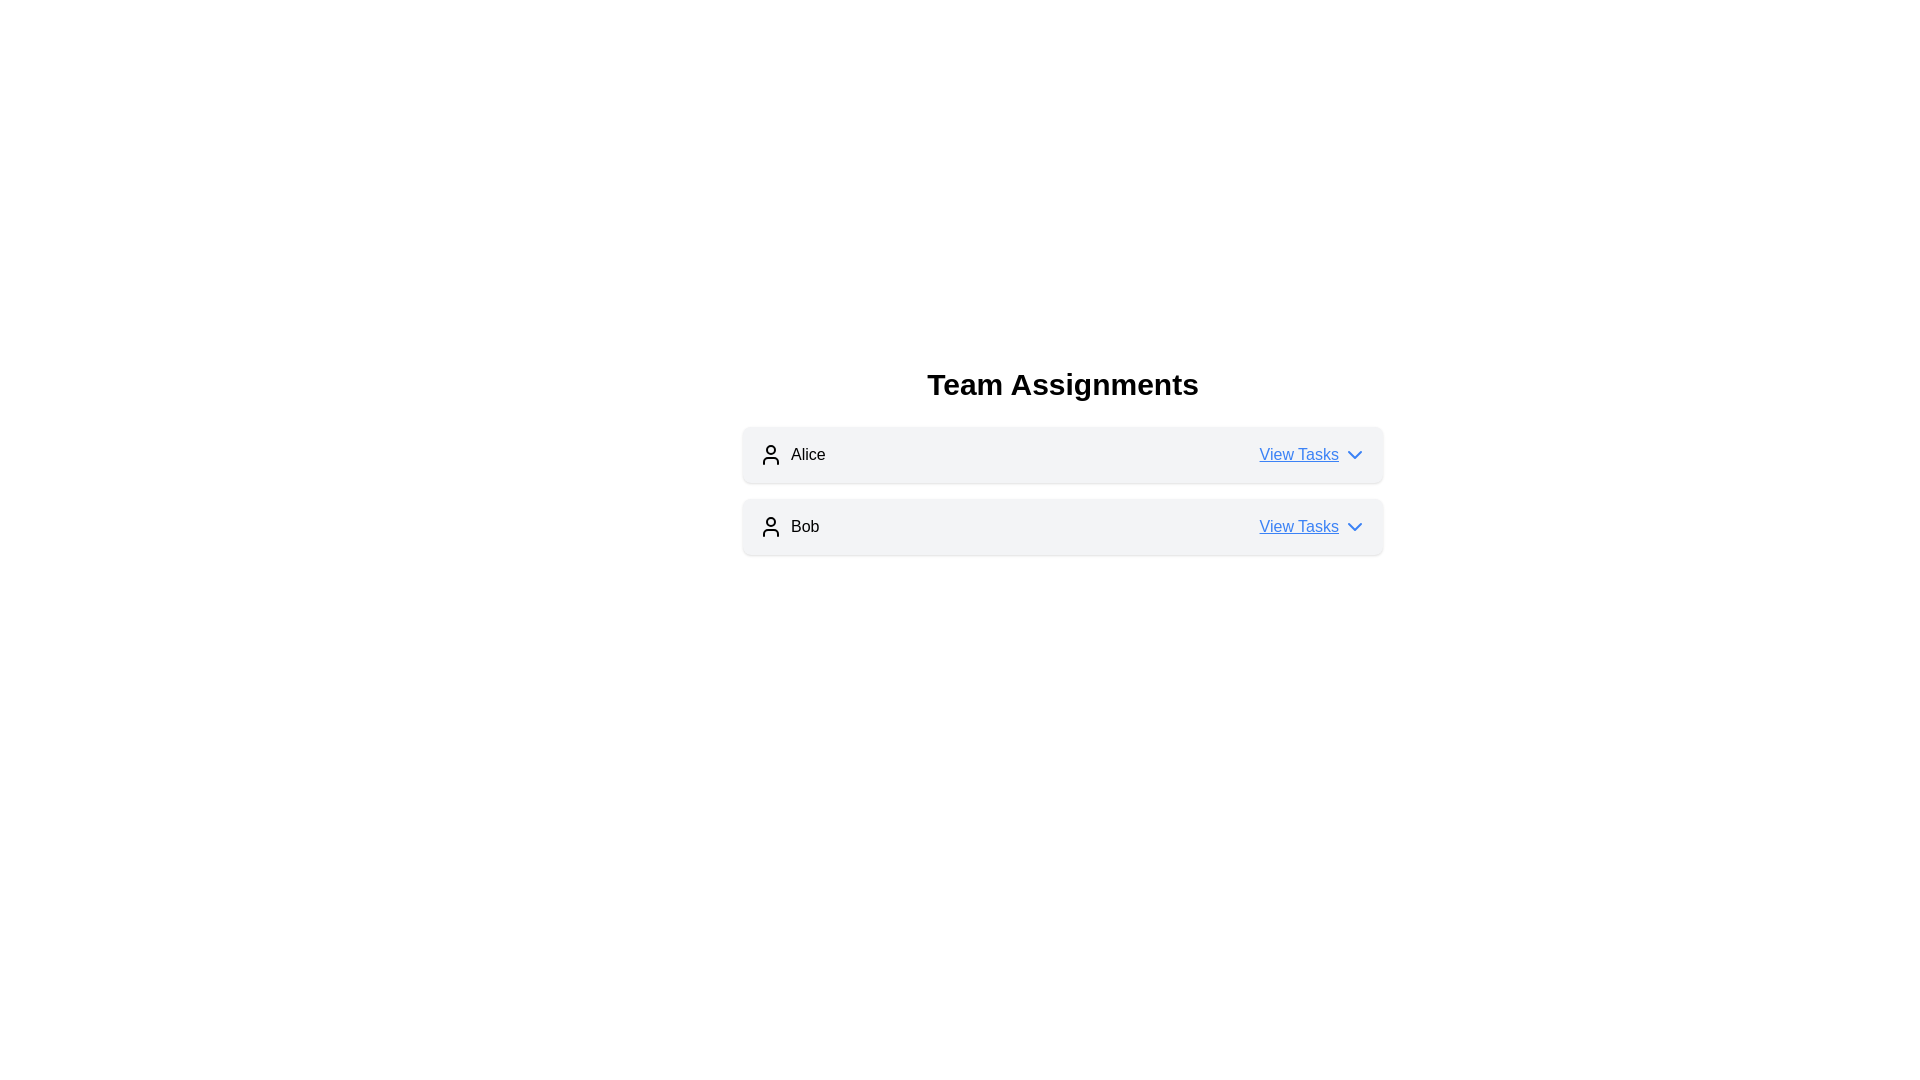 The image size is (1920, 1080). I want to click on the text label displaying the name 'Bob' in bold black font style, which is located in the second row under 'Team Assignments', so click(805, 526).